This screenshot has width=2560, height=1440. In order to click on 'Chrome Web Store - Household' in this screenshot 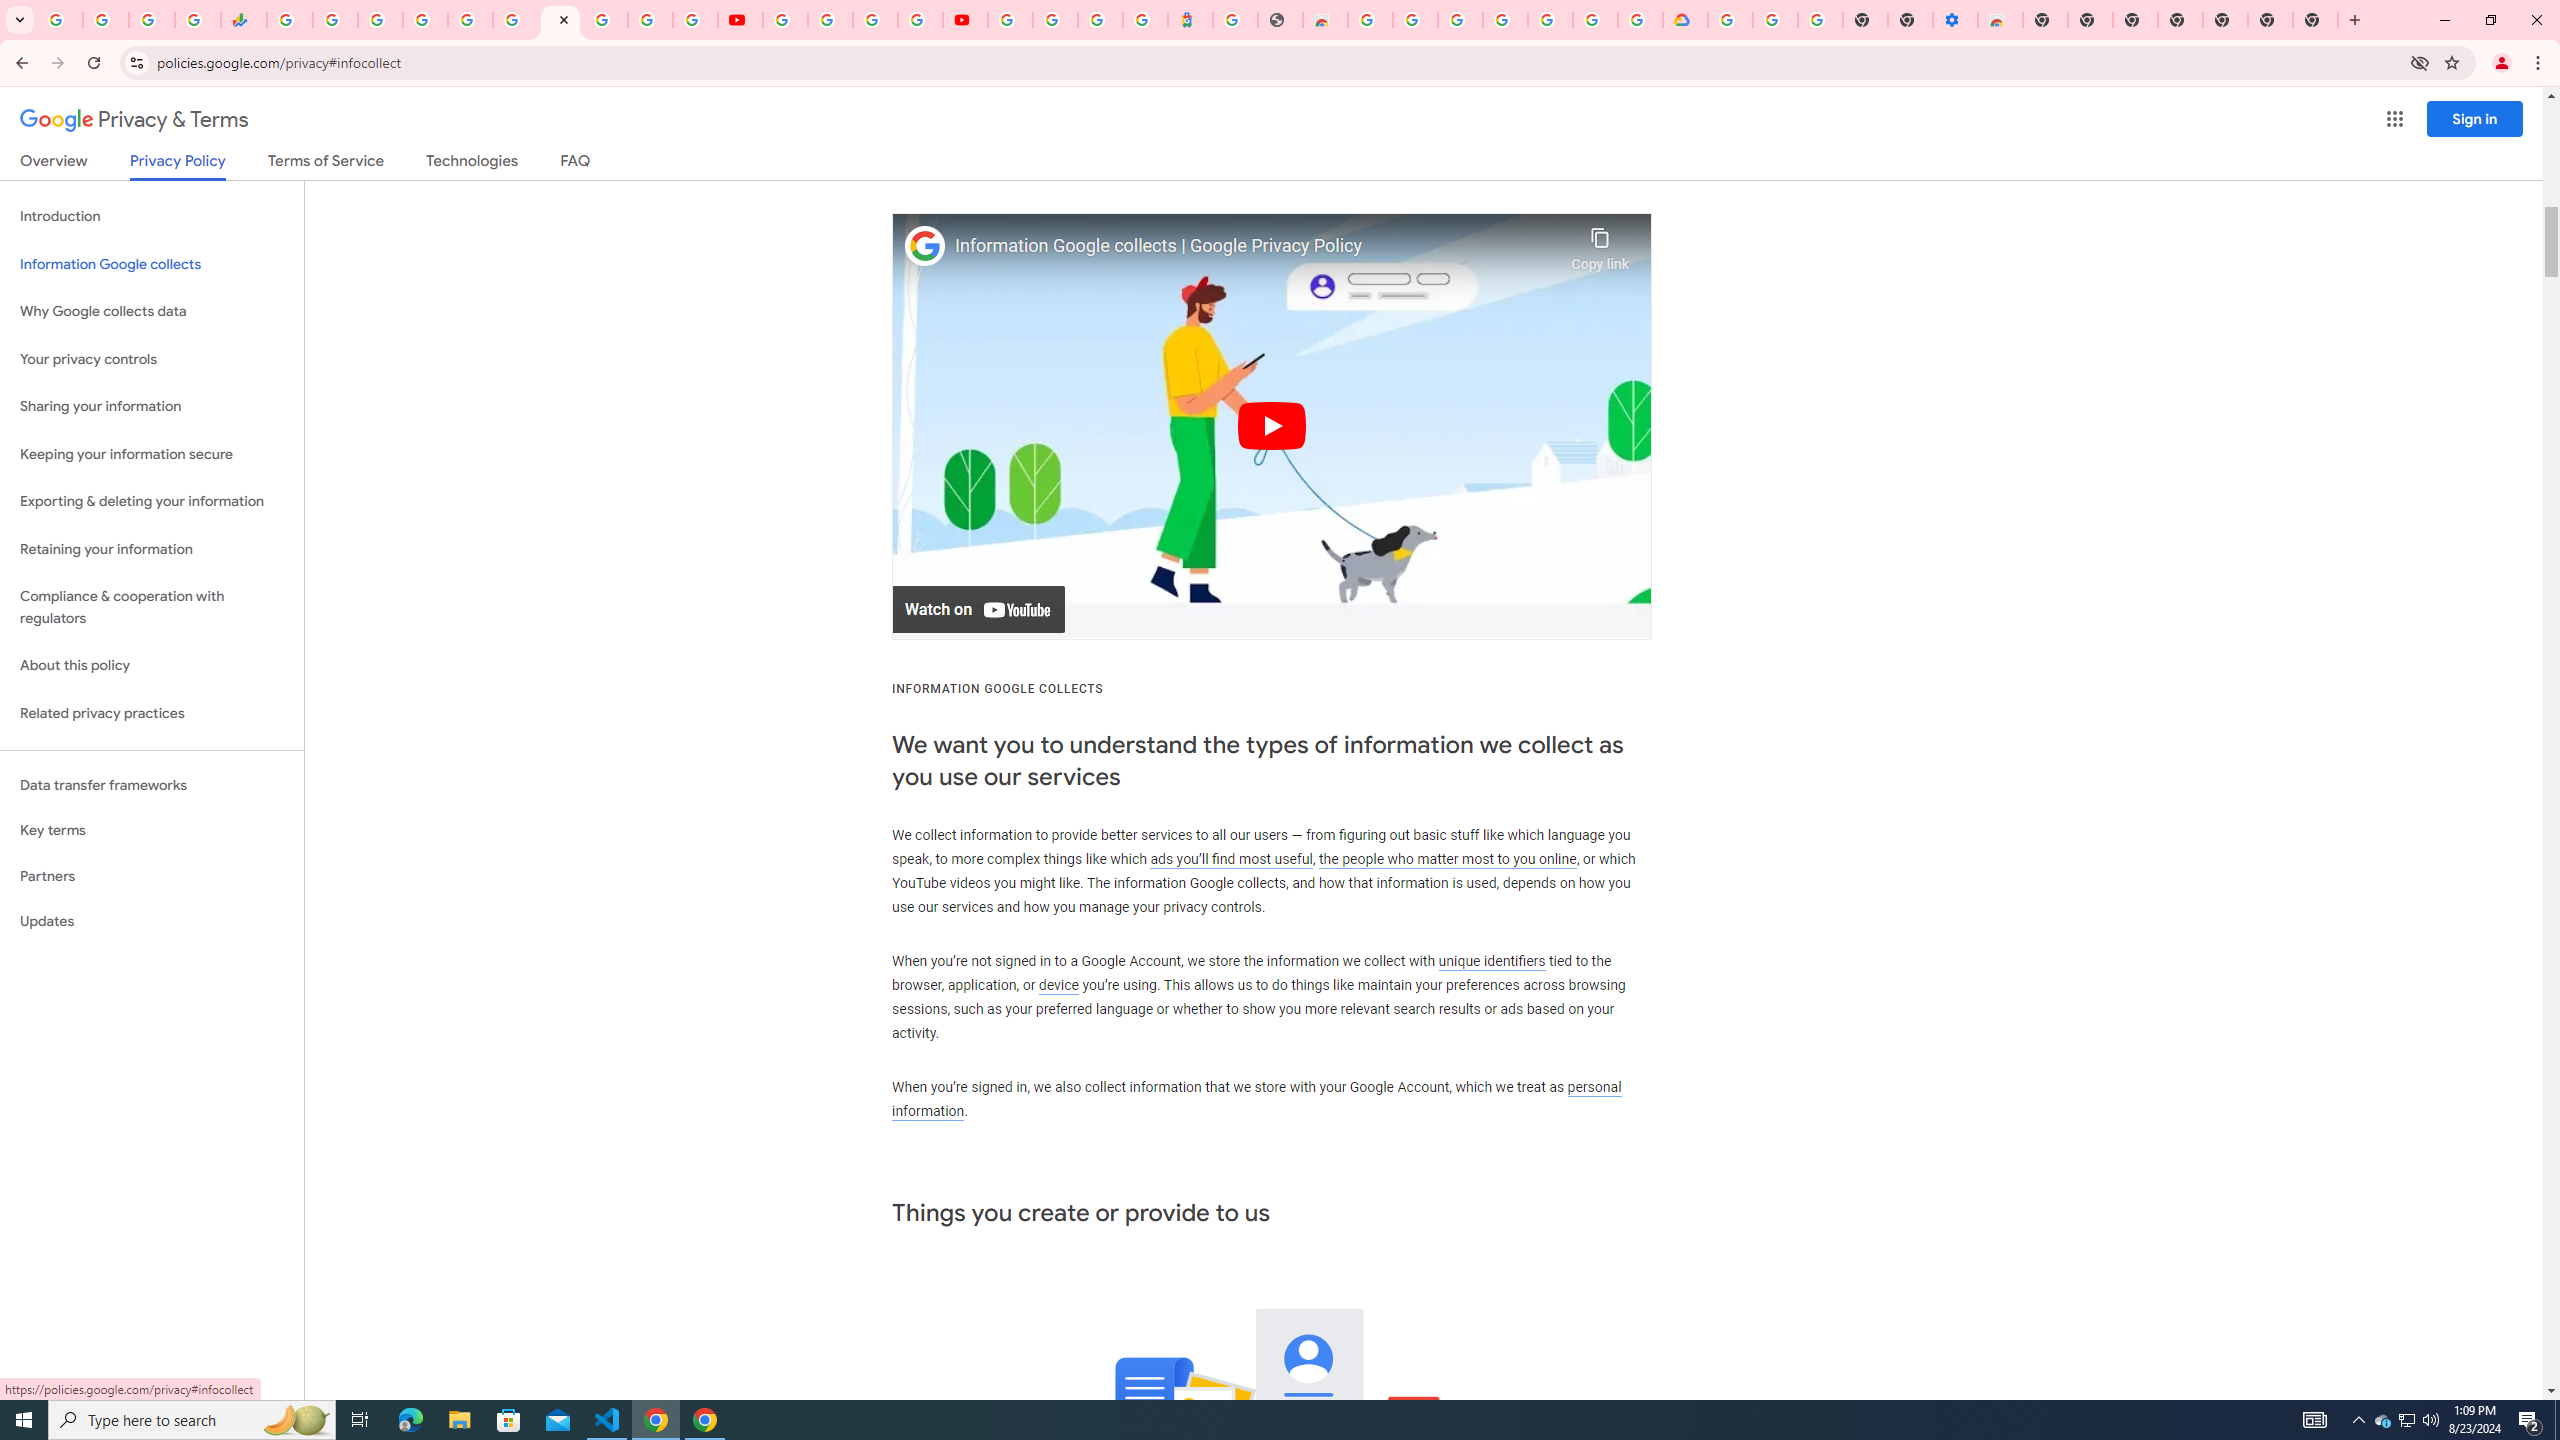, I will do `click(1324, 19)`.